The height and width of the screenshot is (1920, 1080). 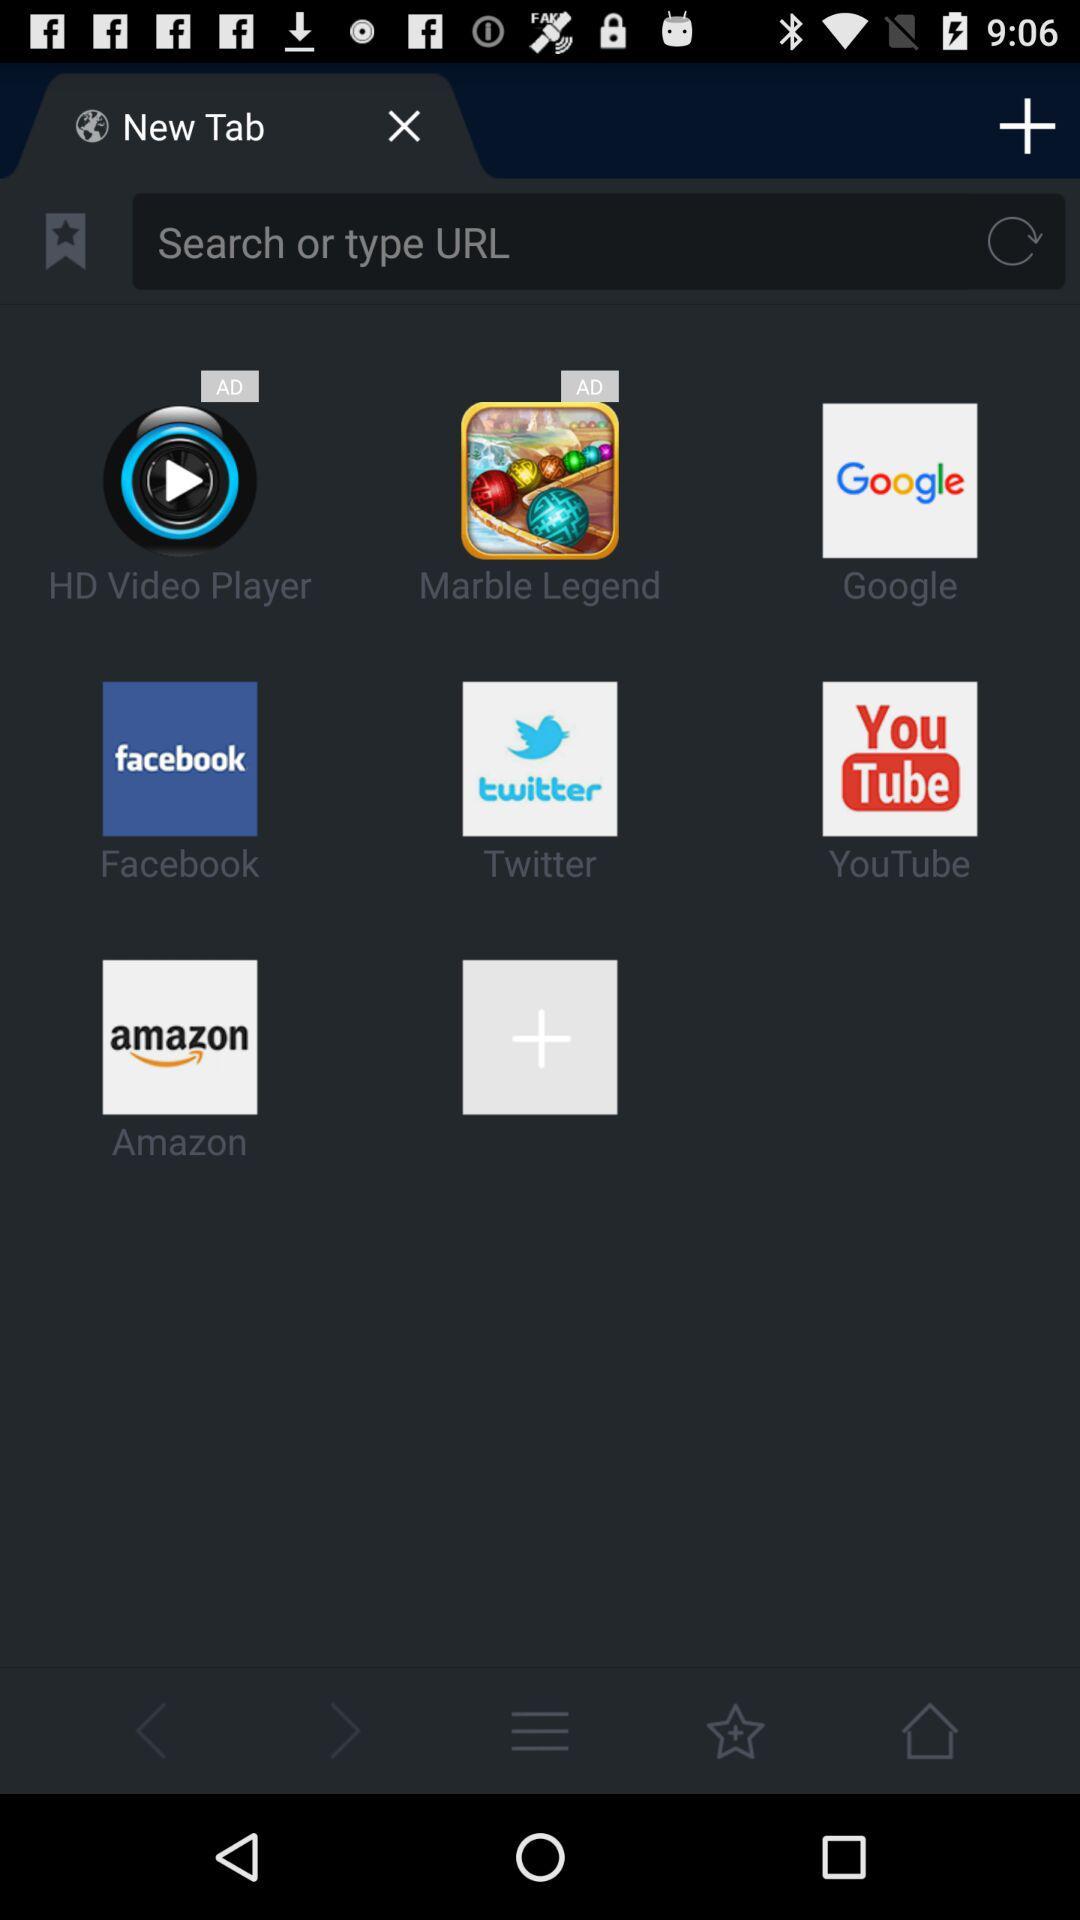 I want to click on the star icon, so click(x=735, y=1851).